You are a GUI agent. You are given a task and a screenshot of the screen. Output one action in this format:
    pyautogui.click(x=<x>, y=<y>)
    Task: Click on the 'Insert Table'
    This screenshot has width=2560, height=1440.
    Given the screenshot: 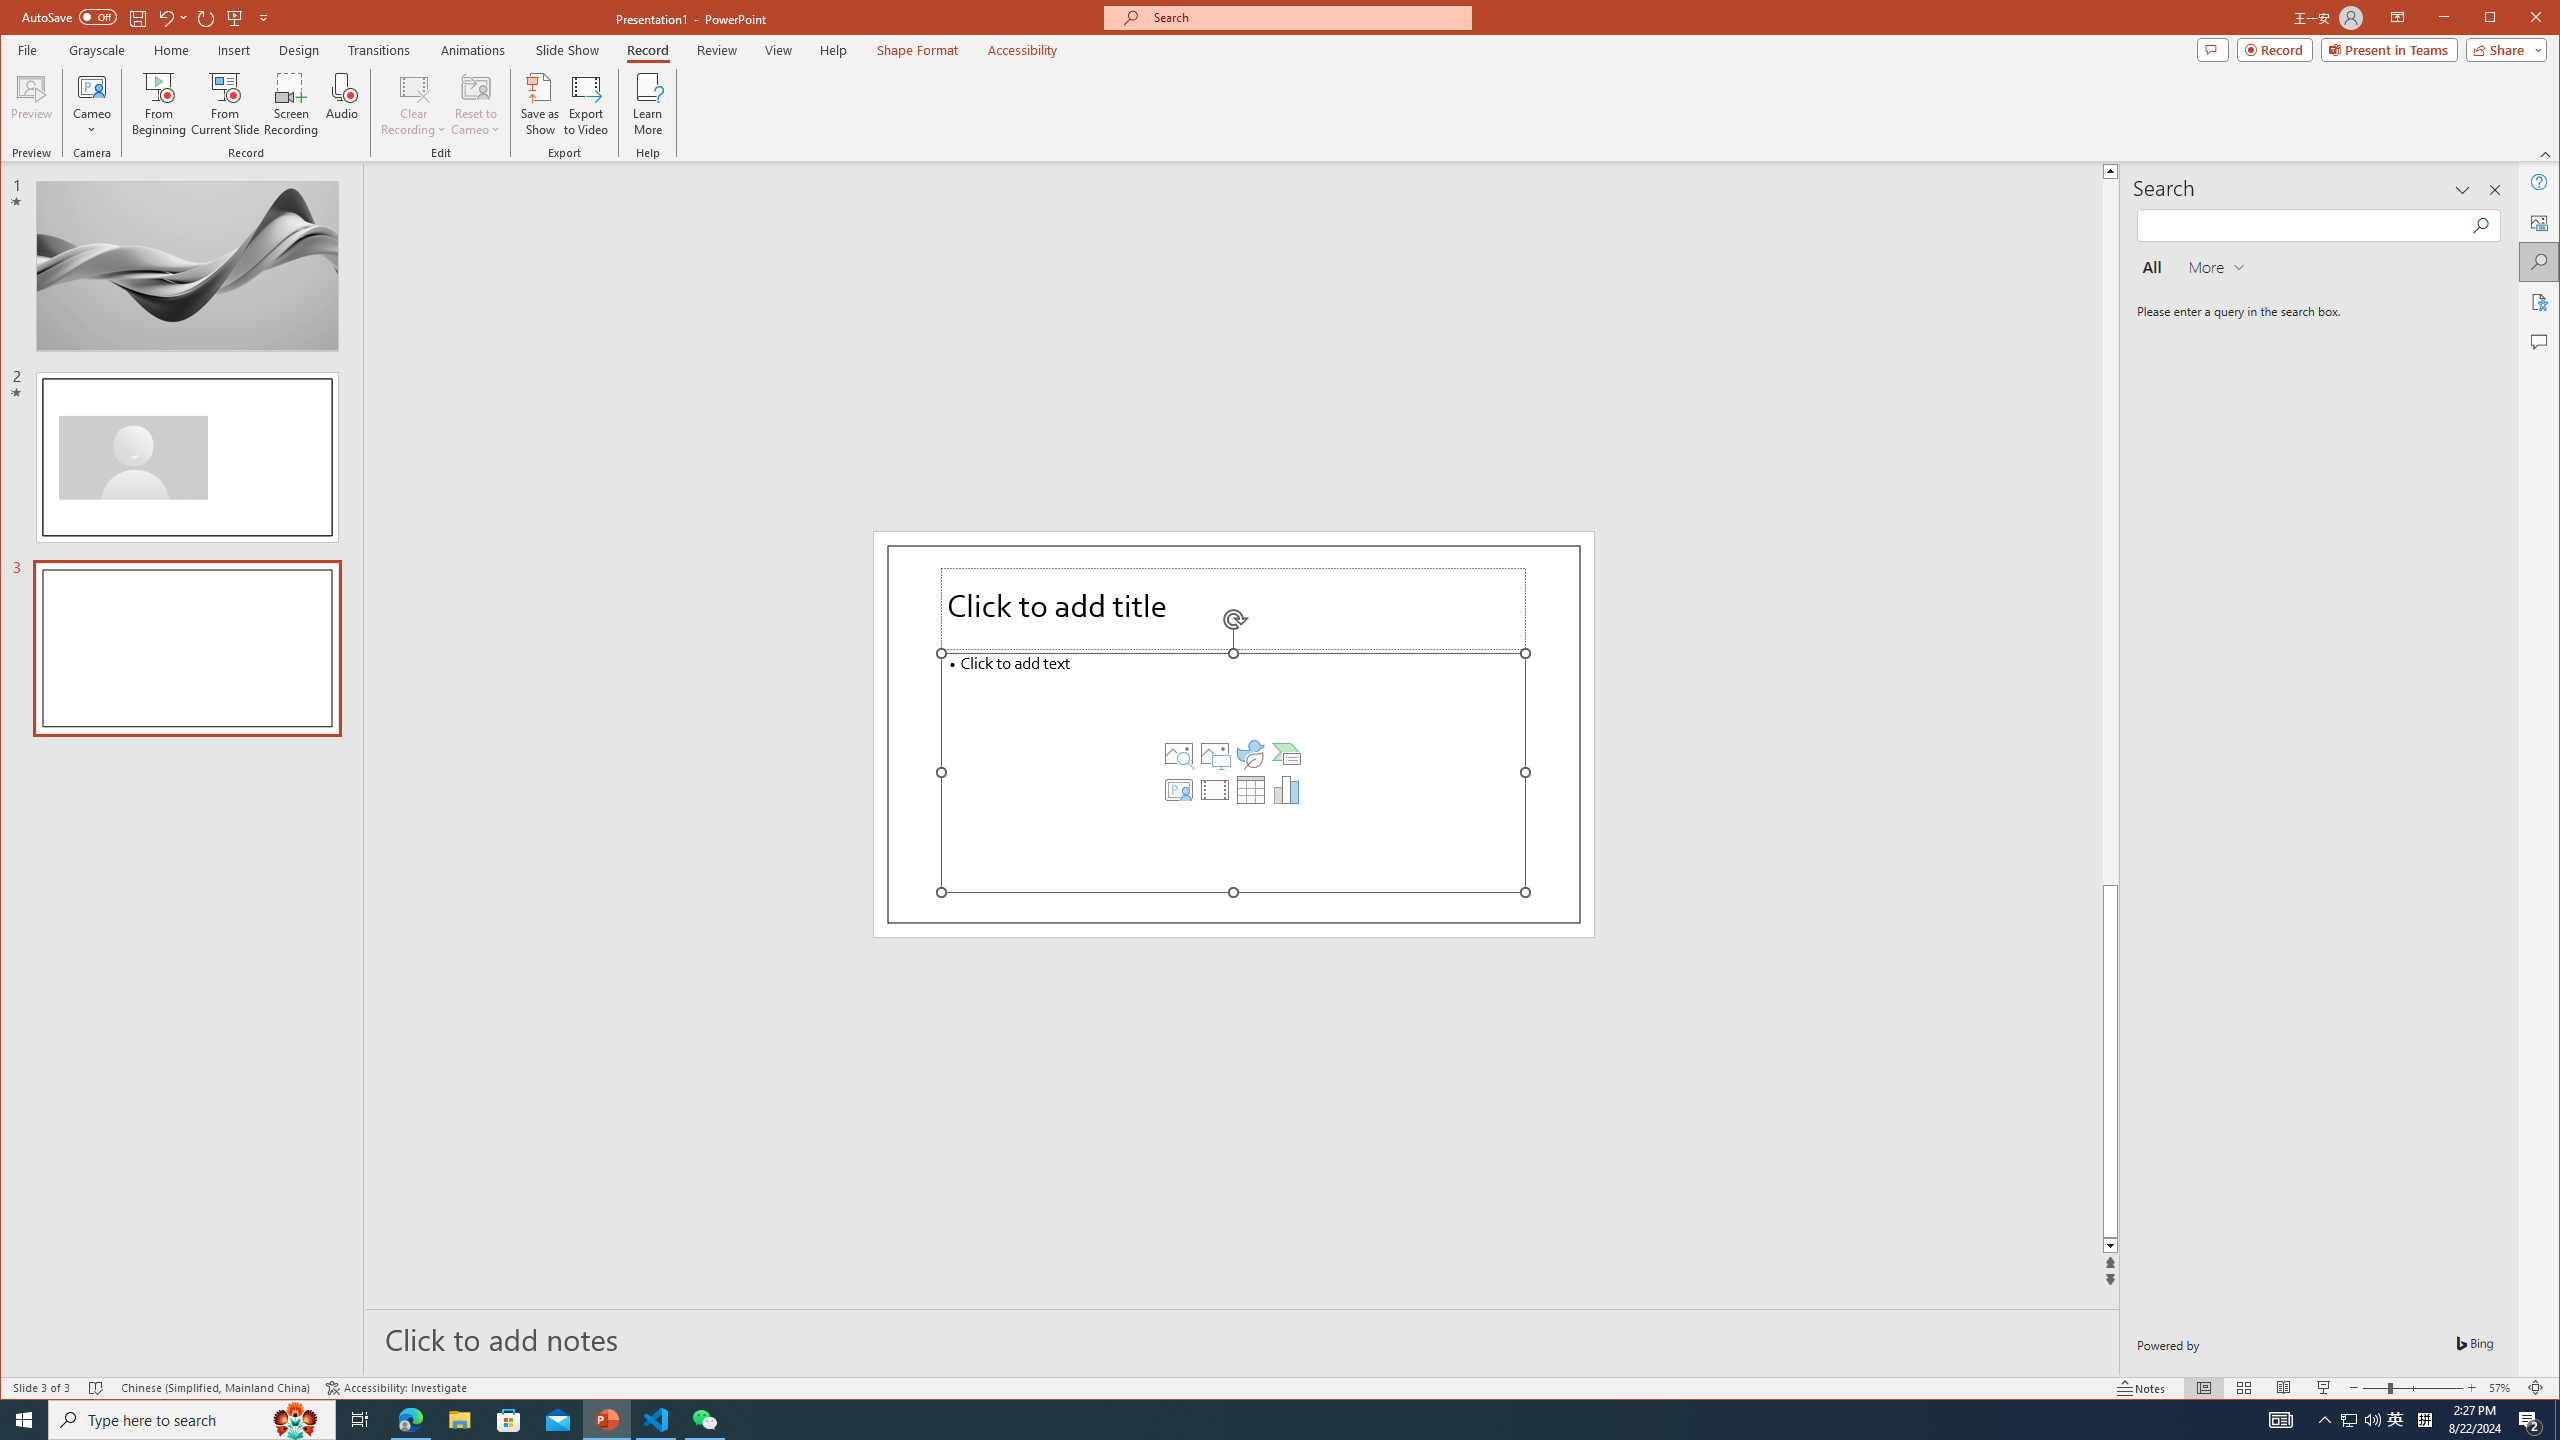 What is the action you would take?
    pyautogui.click(x=1250, y=789)
    